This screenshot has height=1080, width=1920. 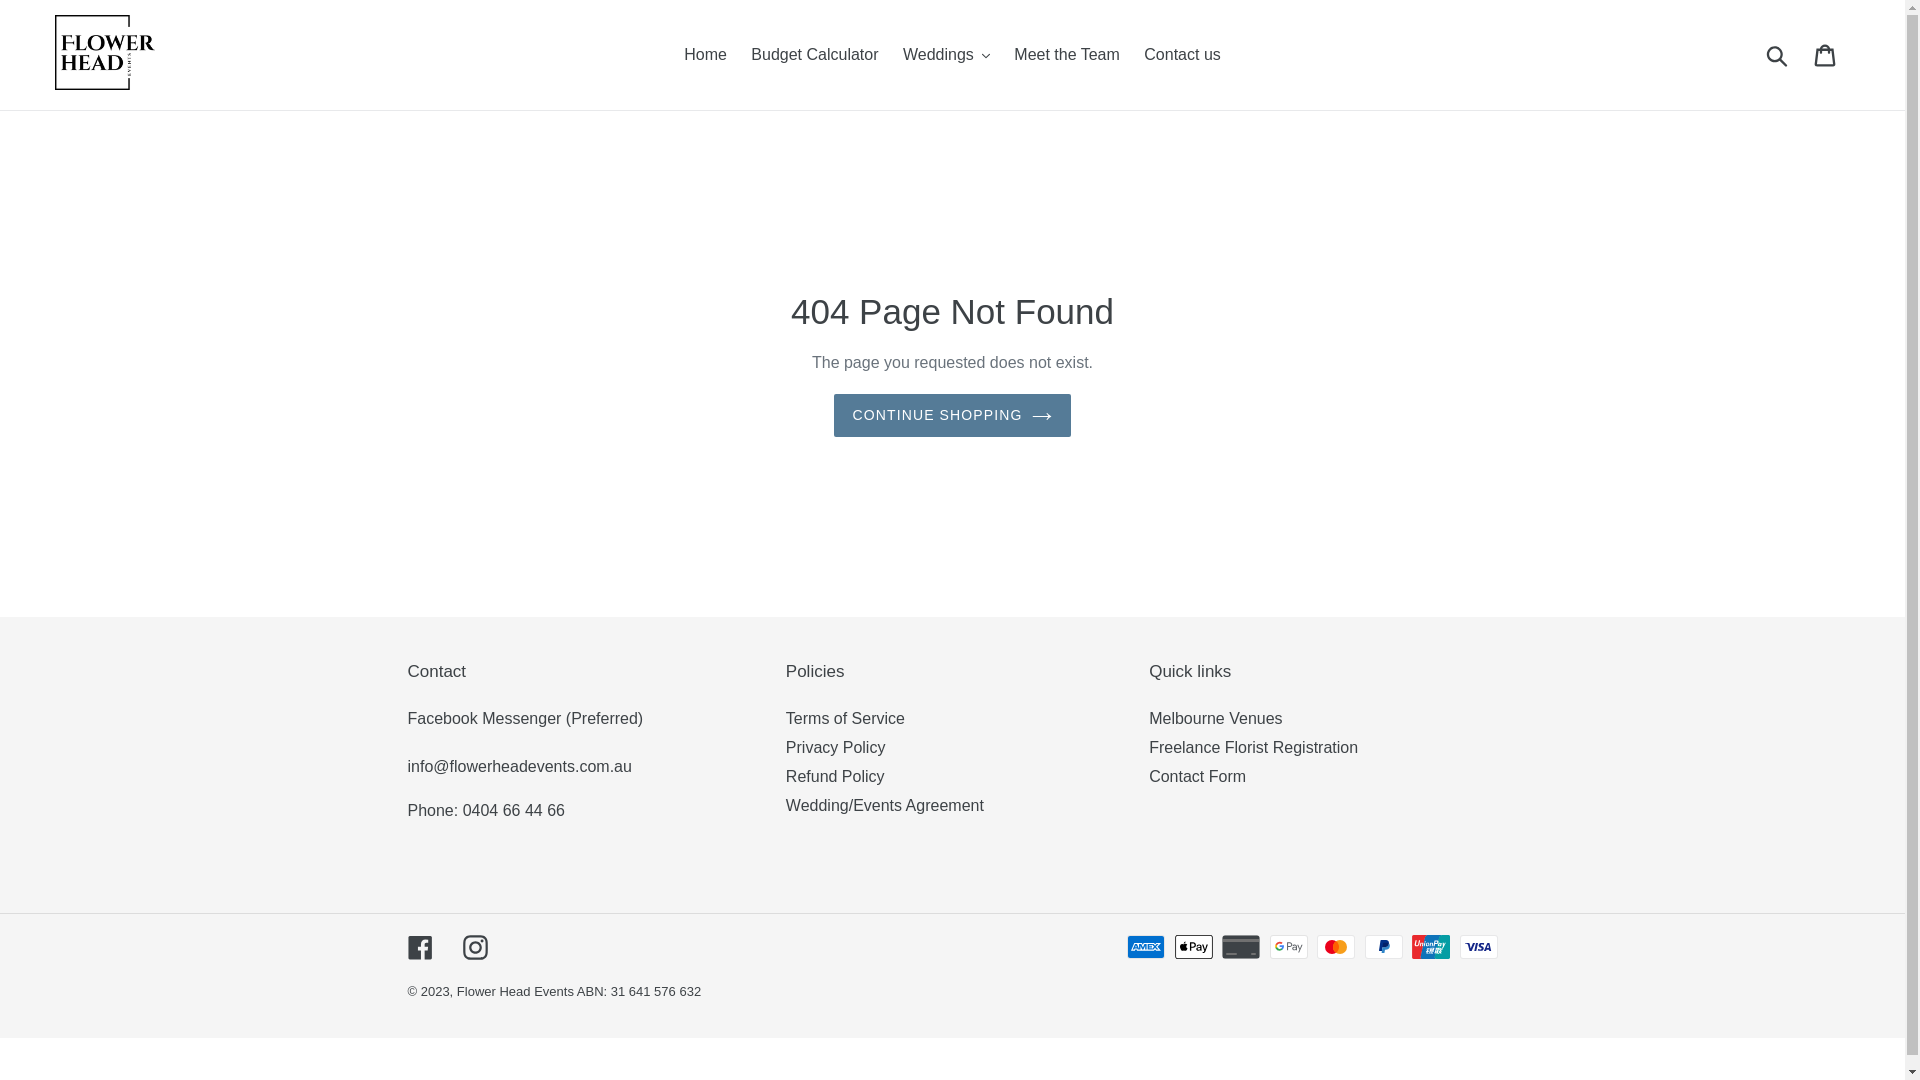 What do you see at coordinates (1148, 775) in the screenshot?
I see `'Contact Form'` at bounding box center [1148, 775].